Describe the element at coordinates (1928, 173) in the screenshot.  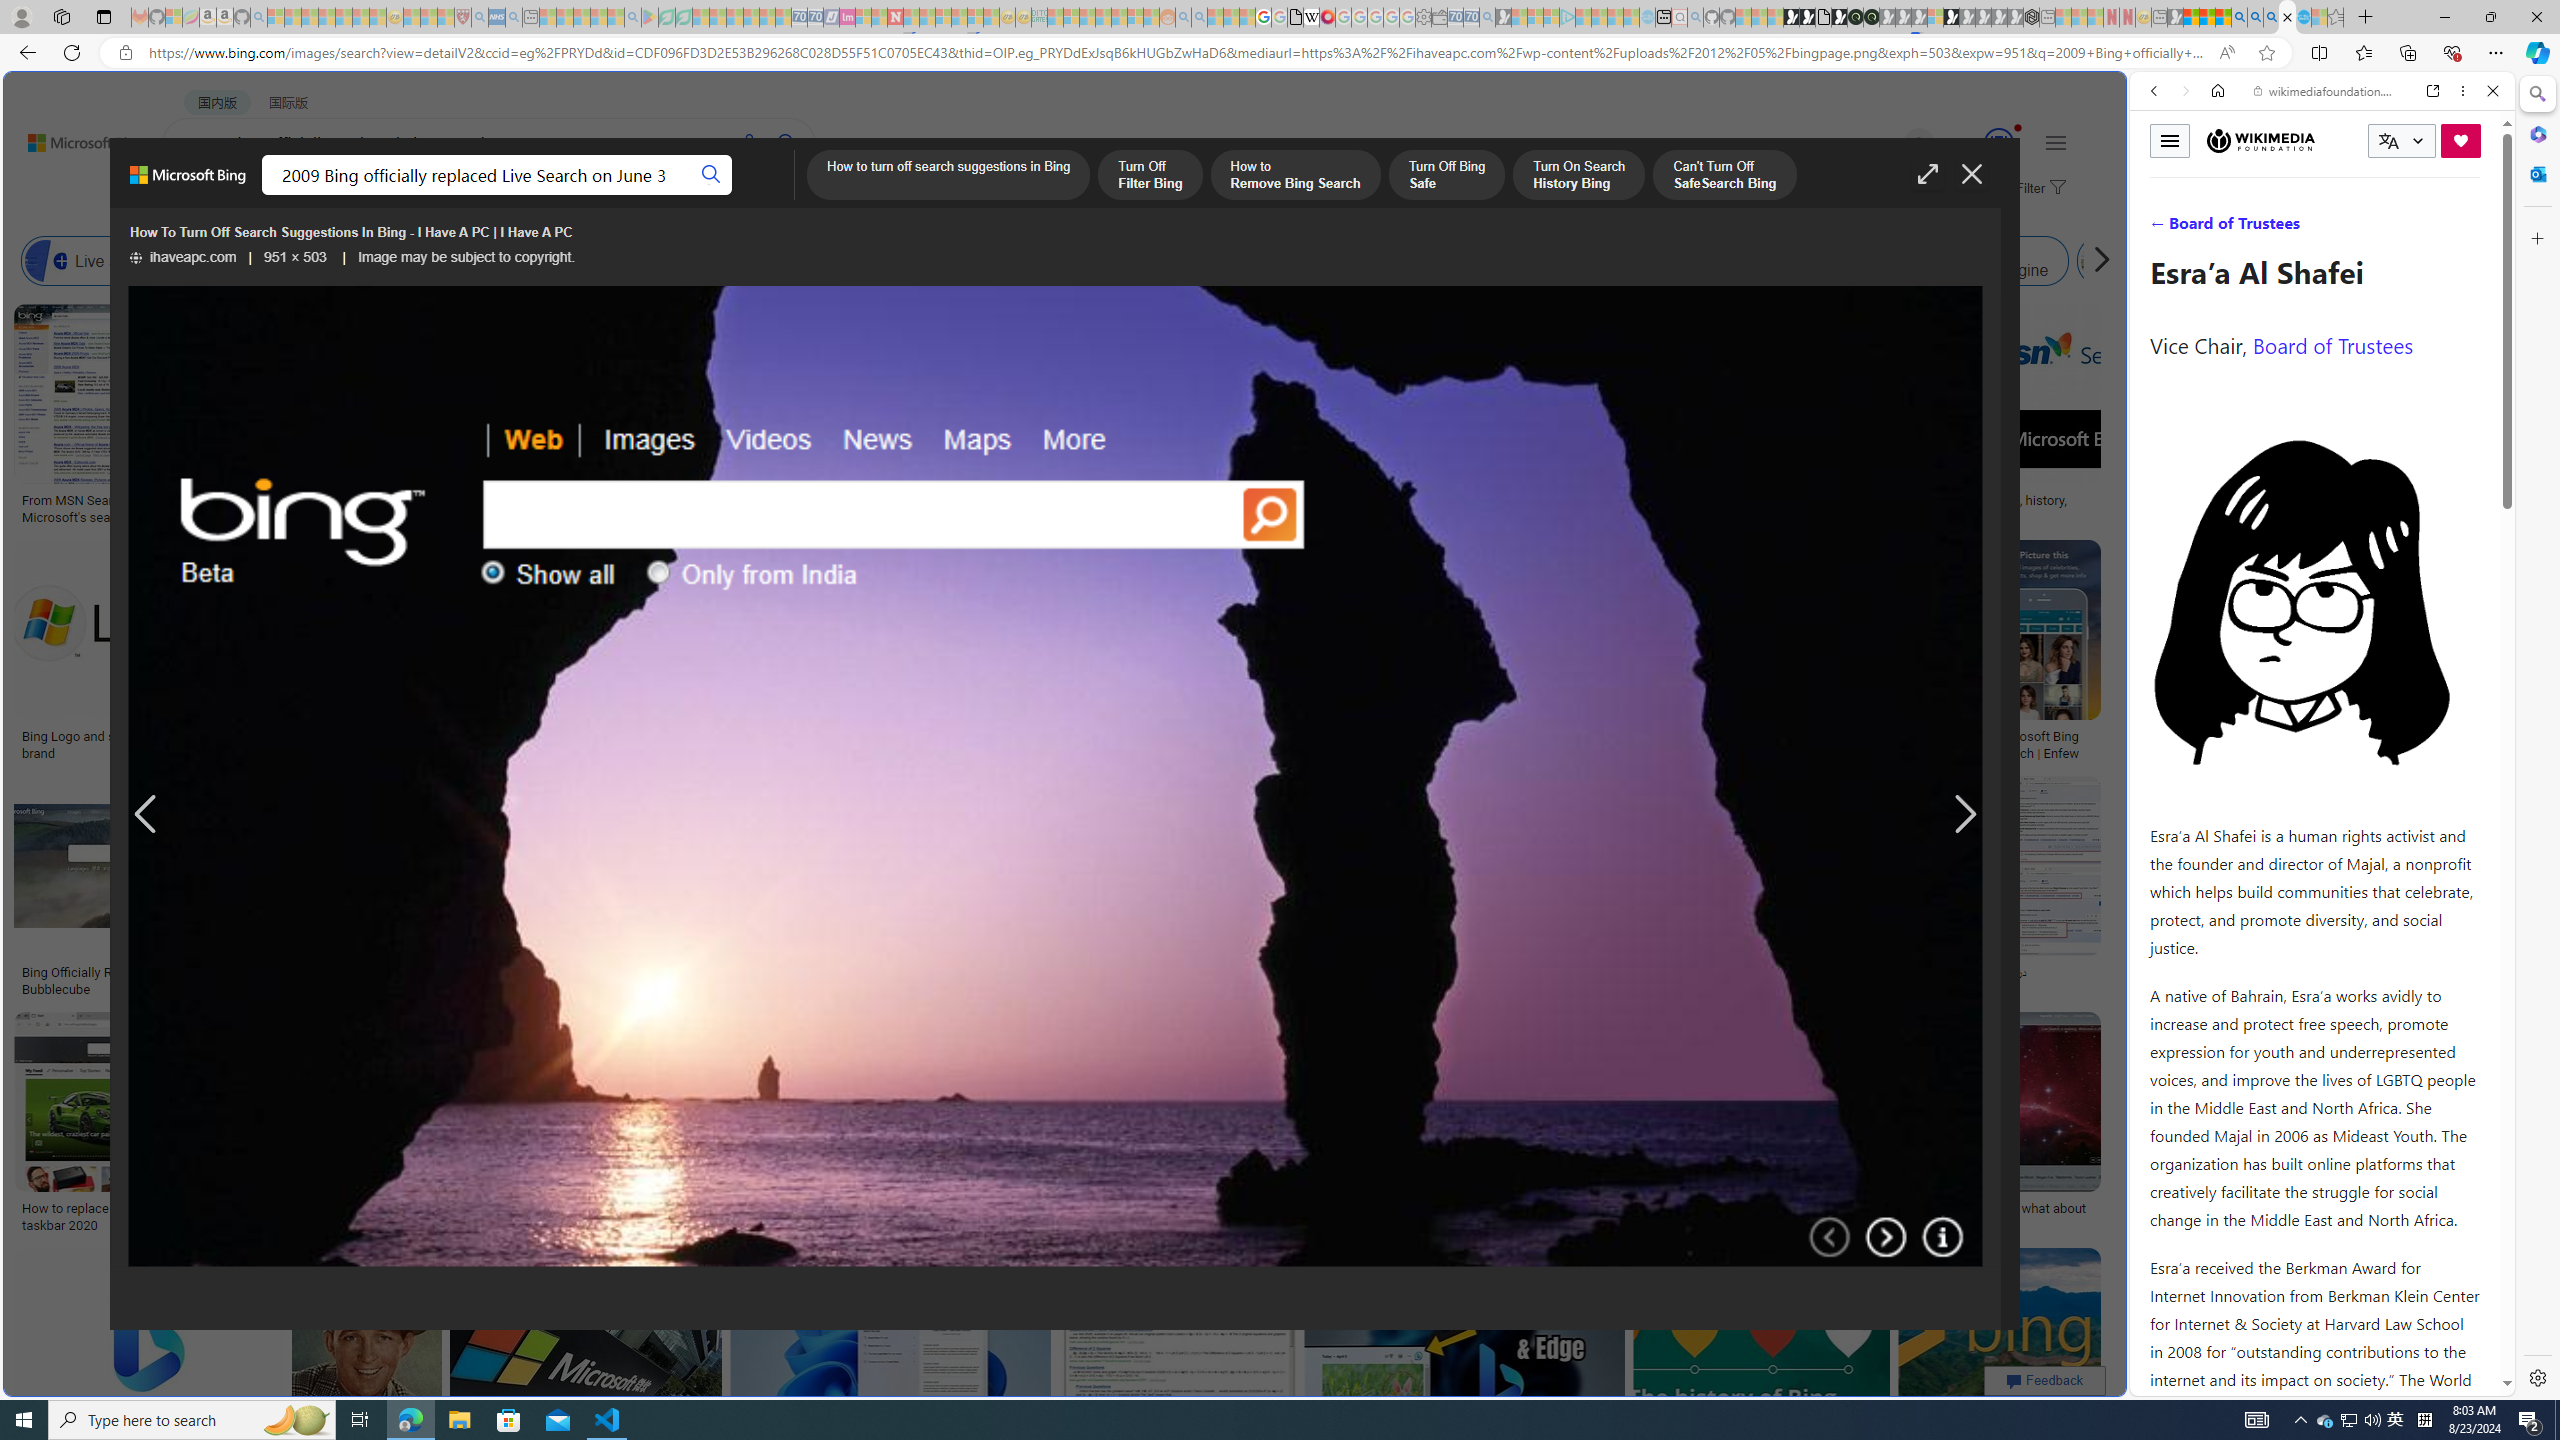
I see `'Full screen'` at that location.